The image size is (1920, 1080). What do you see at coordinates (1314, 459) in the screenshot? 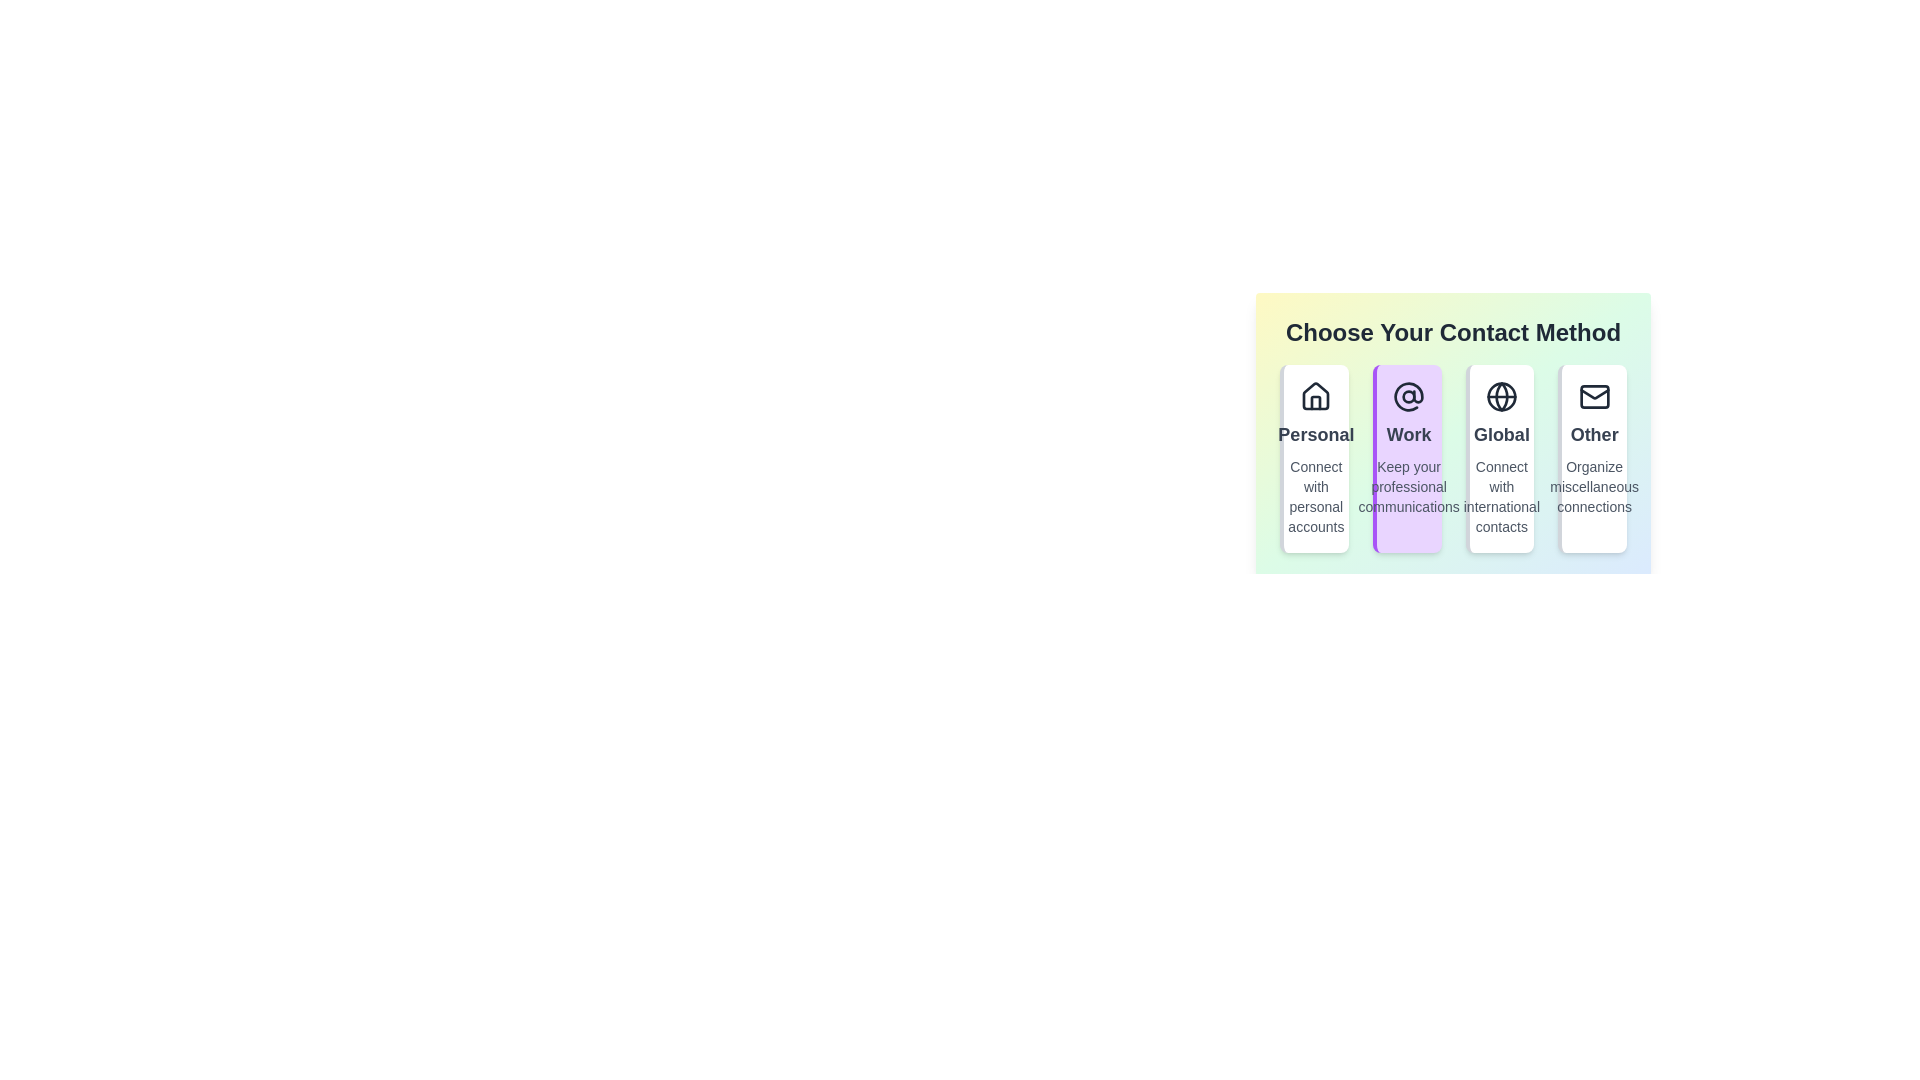
I see `the contact method Personal by clicking on its corresponding option` at bounding box center [1314, 459].